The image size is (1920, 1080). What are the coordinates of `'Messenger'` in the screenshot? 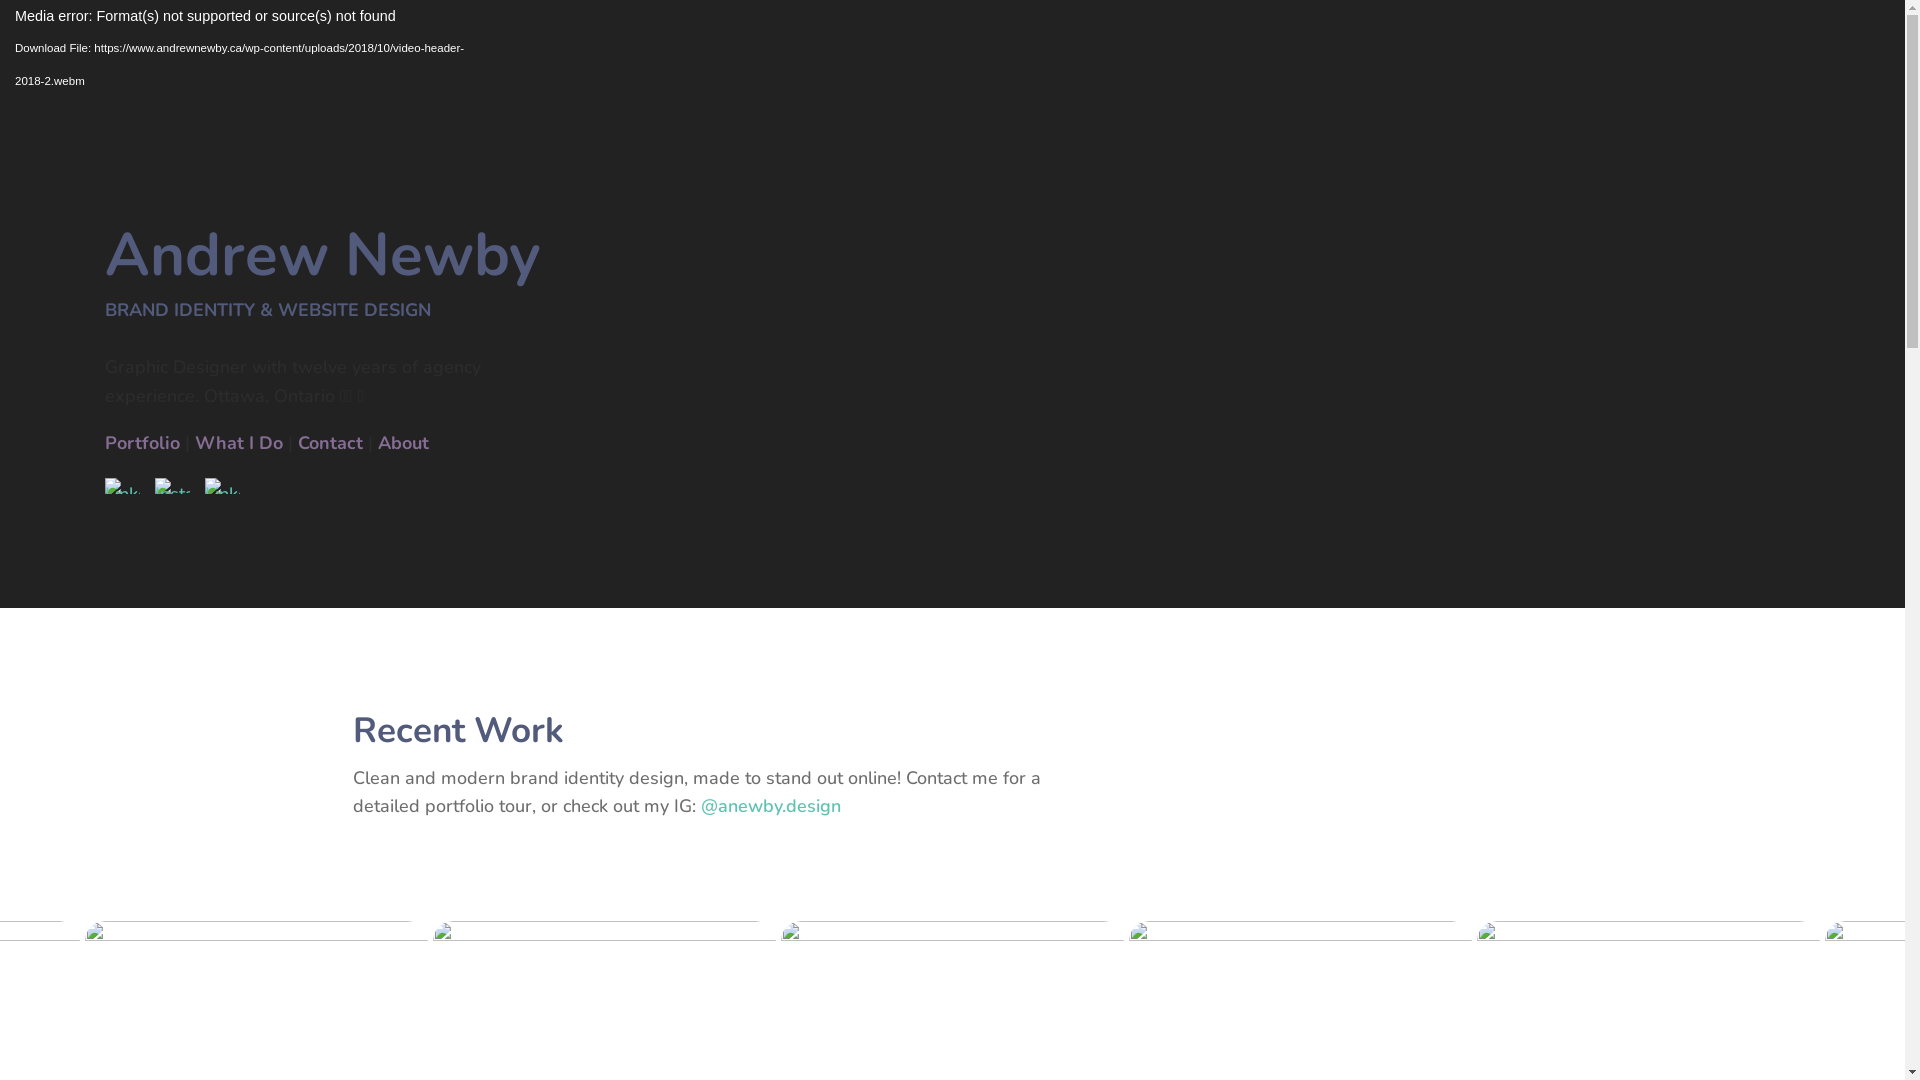 It's located at (222, 486).